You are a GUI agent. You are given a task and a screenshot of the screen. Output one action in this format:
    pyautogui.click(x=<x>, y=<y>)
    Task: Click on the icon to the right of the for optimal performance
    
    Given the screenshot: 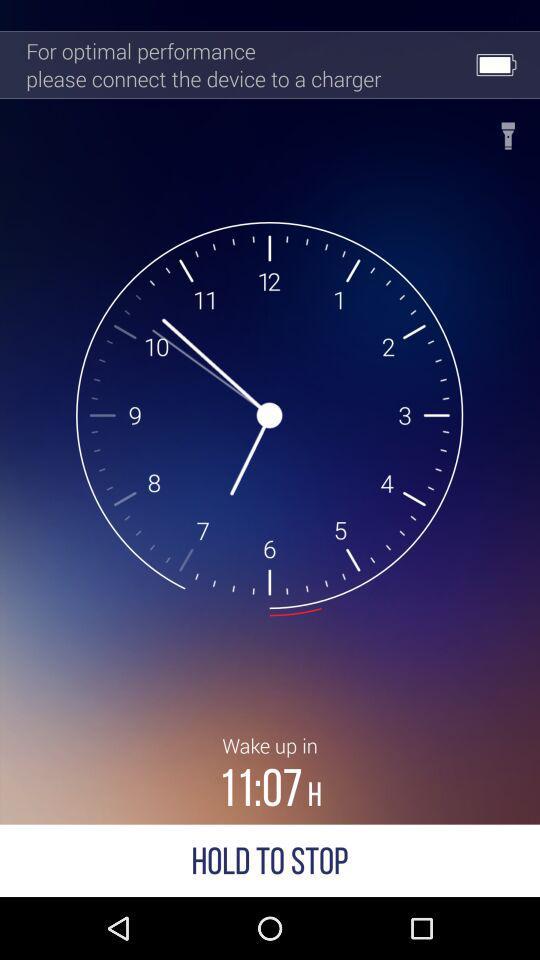 What is the action you would take?
    pyautogui.click(x=508, y=129)
    